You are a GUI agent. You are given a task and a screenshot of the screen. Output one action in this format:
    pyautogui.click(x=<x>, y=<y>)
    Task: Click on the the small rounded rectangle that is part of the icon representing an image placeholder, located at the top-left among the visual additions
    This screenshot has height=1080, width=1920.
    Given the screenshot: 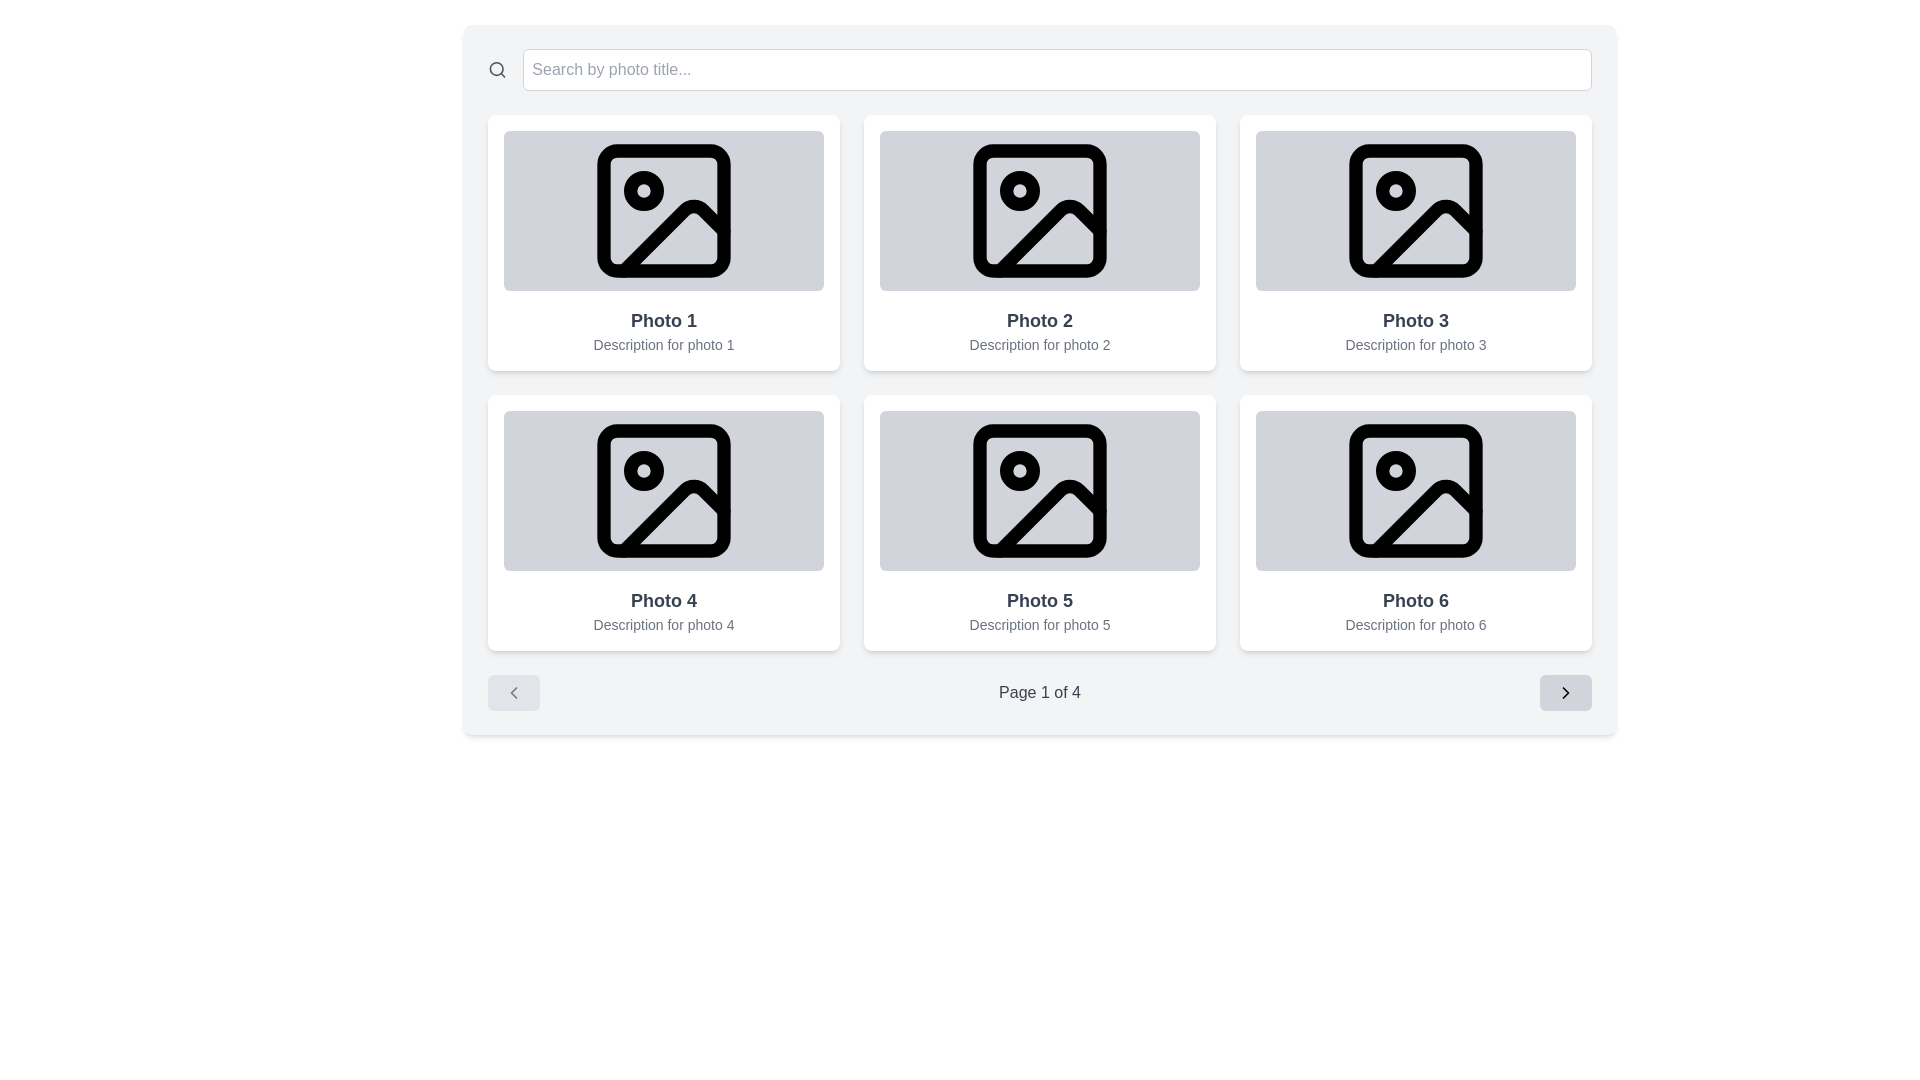 What is the action you would take?
    pyautogui.click(x=663, y=490)
    